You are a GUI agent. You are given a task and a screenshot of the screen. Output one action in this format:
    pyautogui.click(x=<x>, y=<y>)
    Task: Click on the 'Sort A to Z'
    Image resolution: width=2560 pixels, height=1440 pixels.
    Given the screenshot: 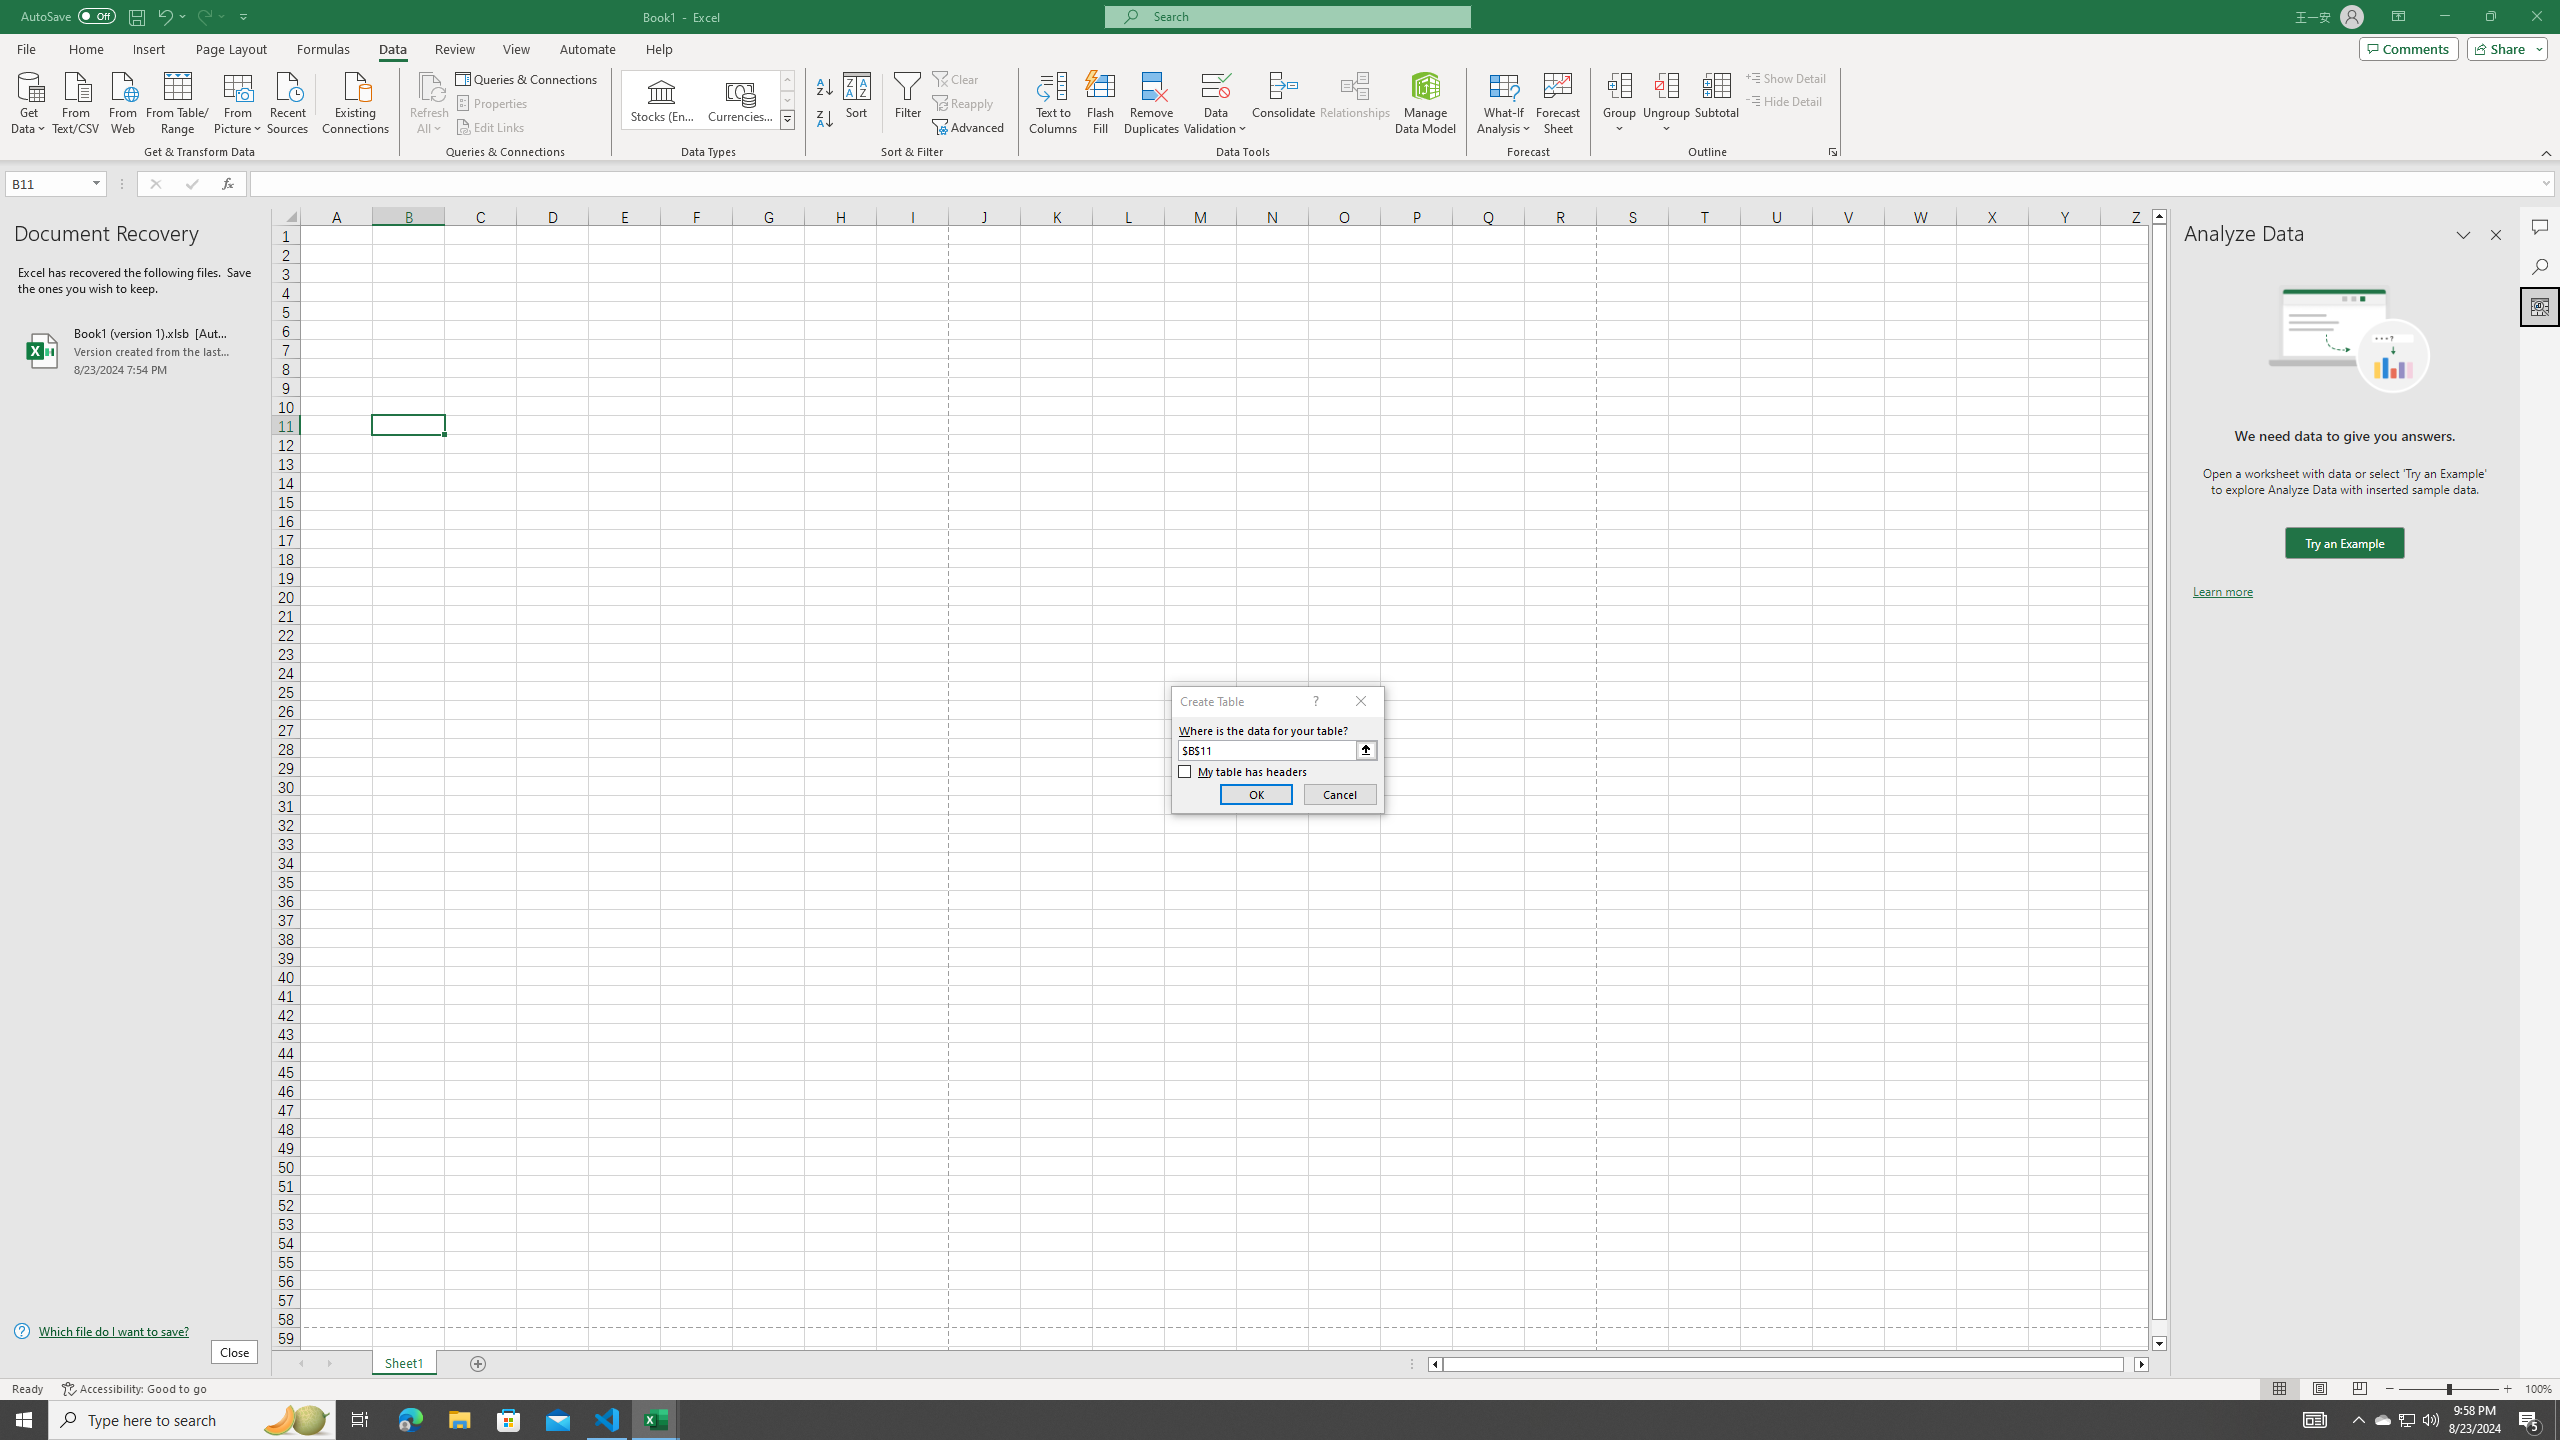 What is the action you would take?
    pyautogui.click(x=824, y=87)
    